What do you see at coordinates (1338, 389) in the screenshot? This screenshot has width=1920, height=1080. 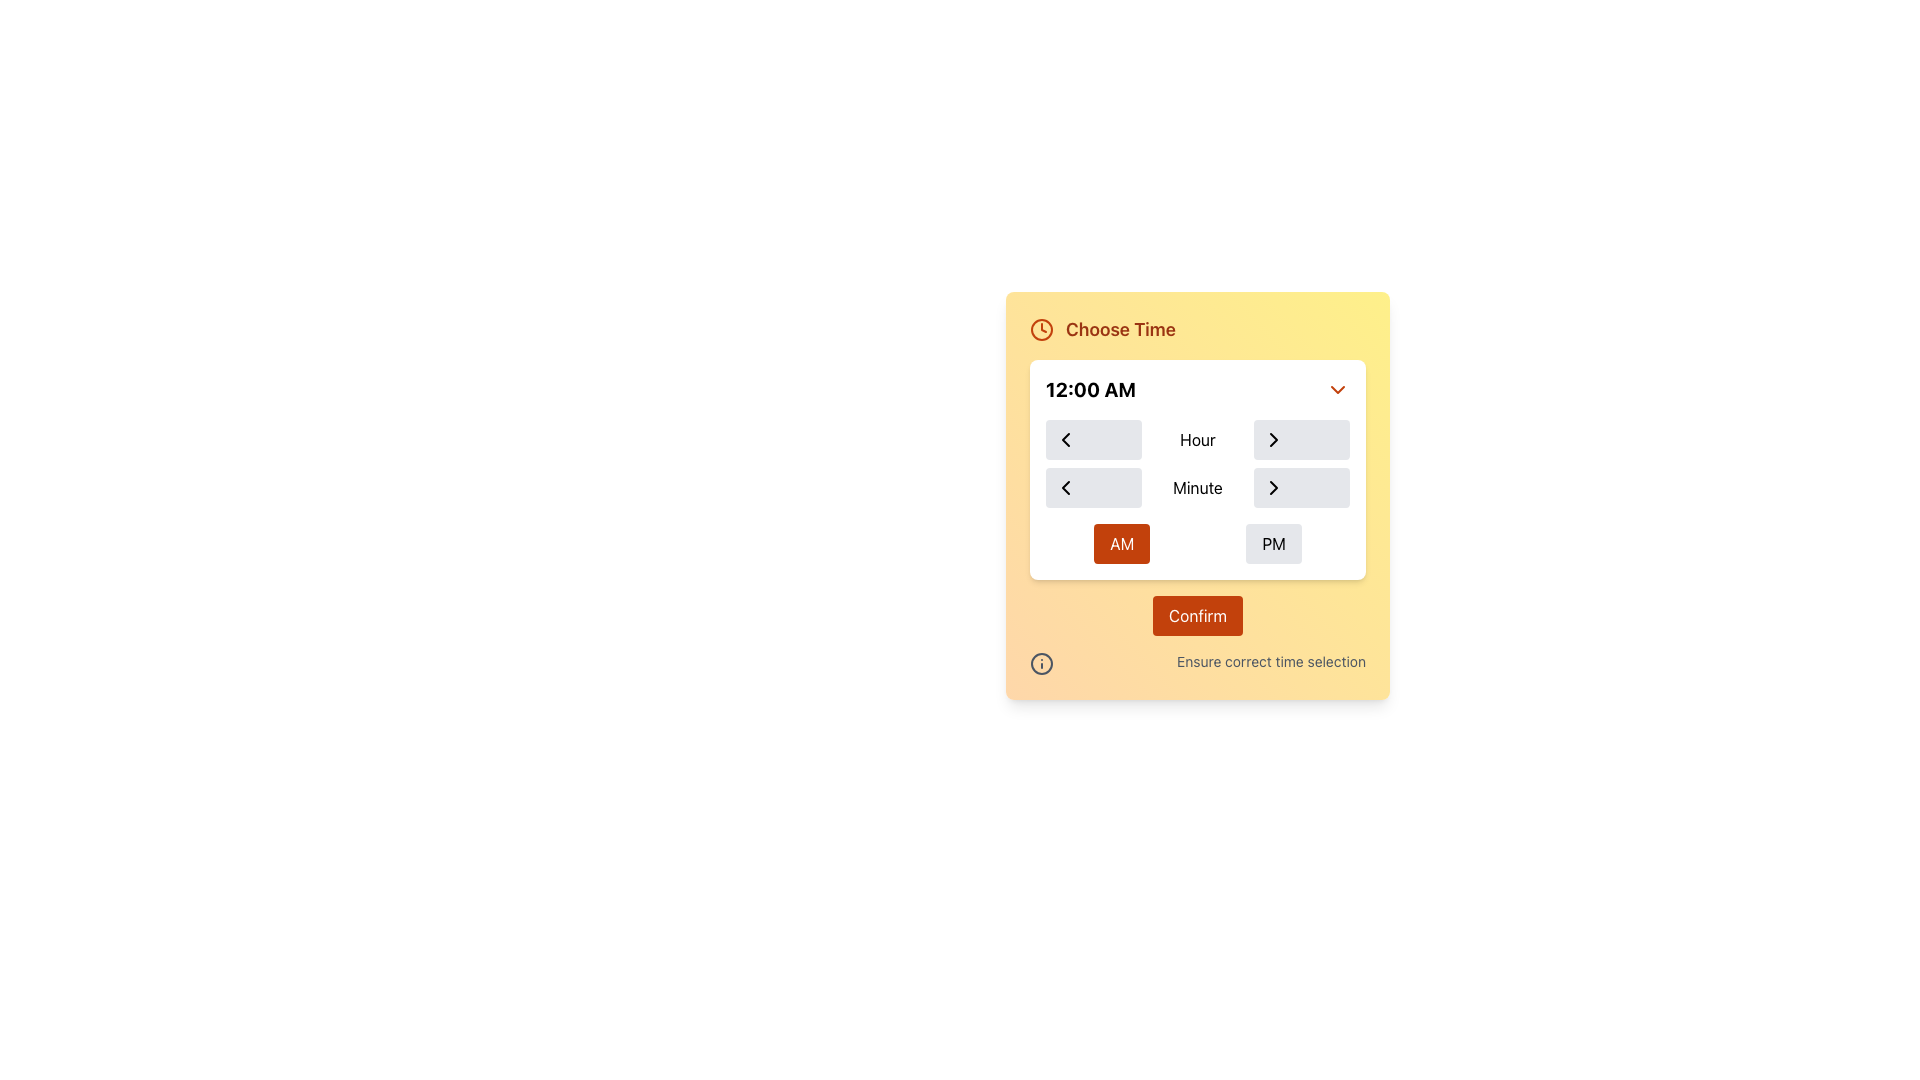 I see `the dropdown toggle icon, which is positioned to the far right of the '12:00 AM' time text label` at bounding box center [1338, 389].